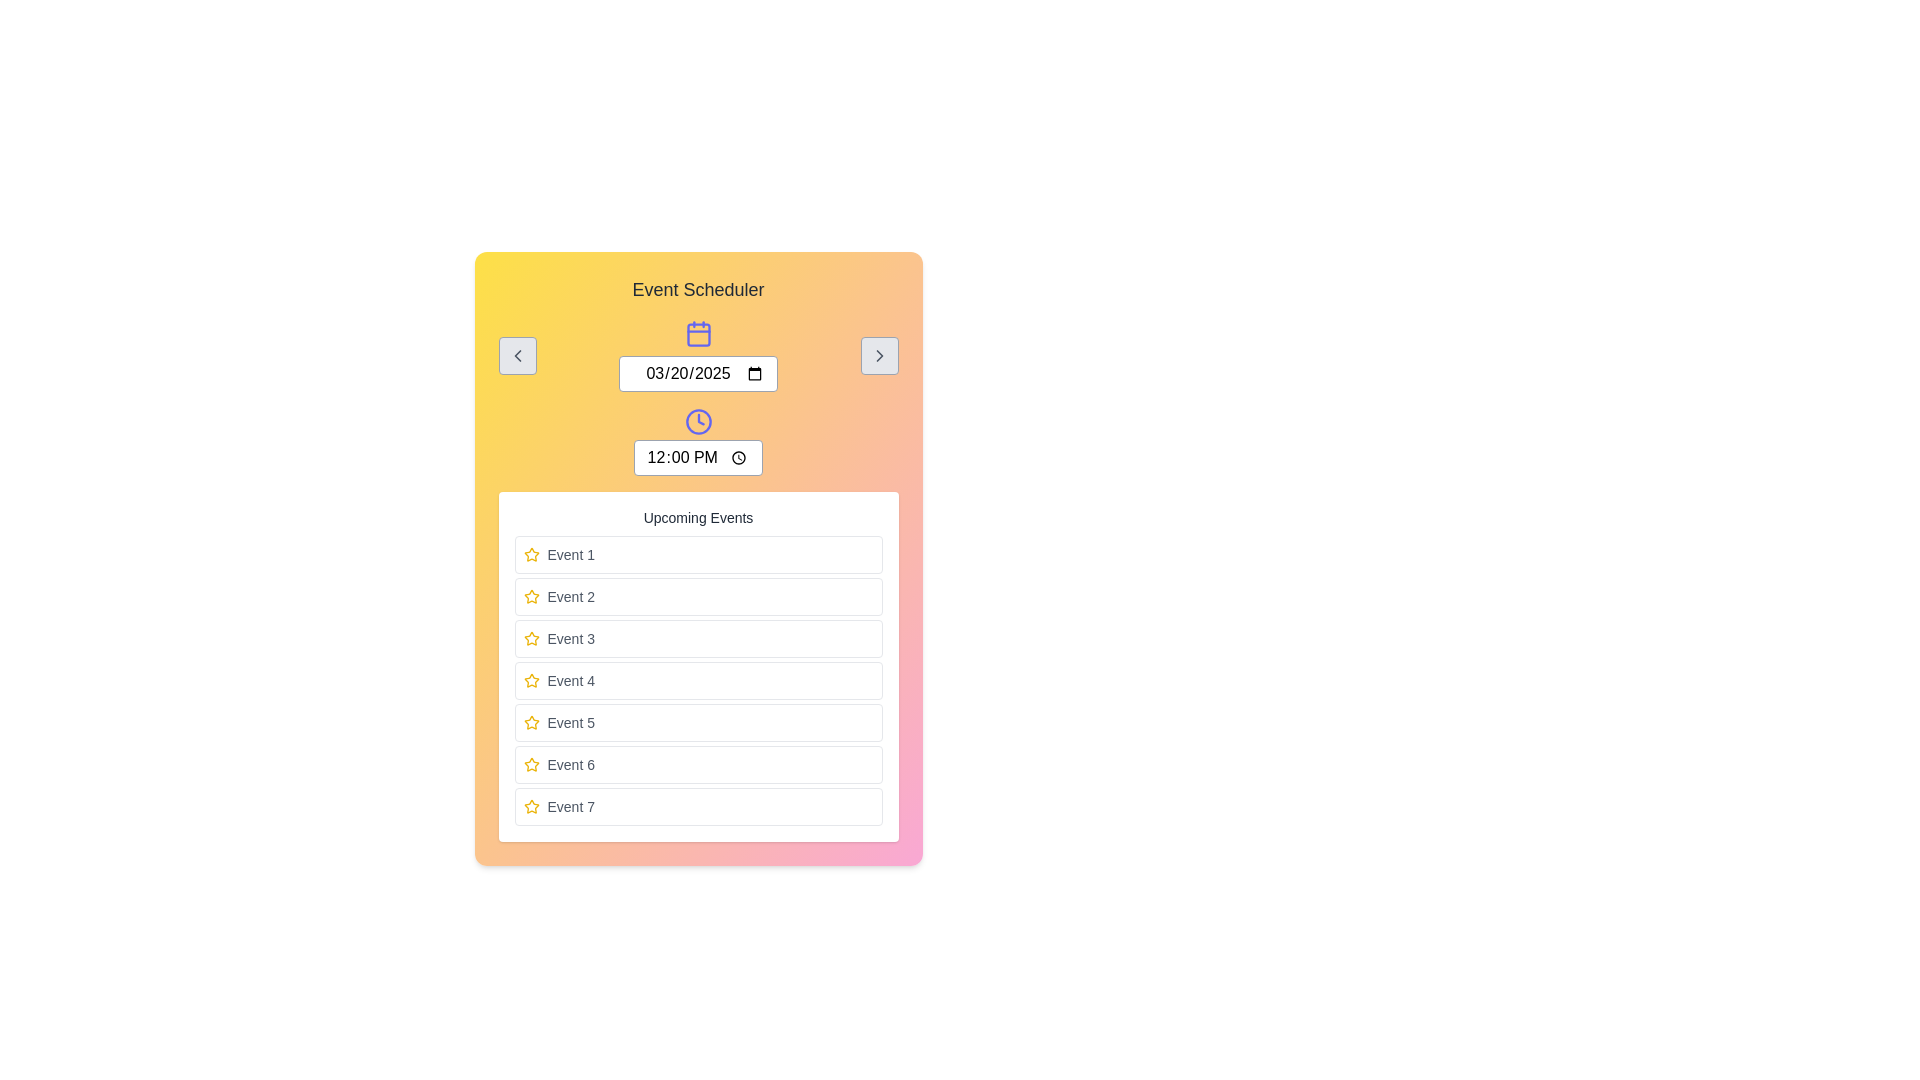  What do you see at coordinates (698, 722) in the screenshot?
I see `the fifth event item` at bounding box center [698, 722].